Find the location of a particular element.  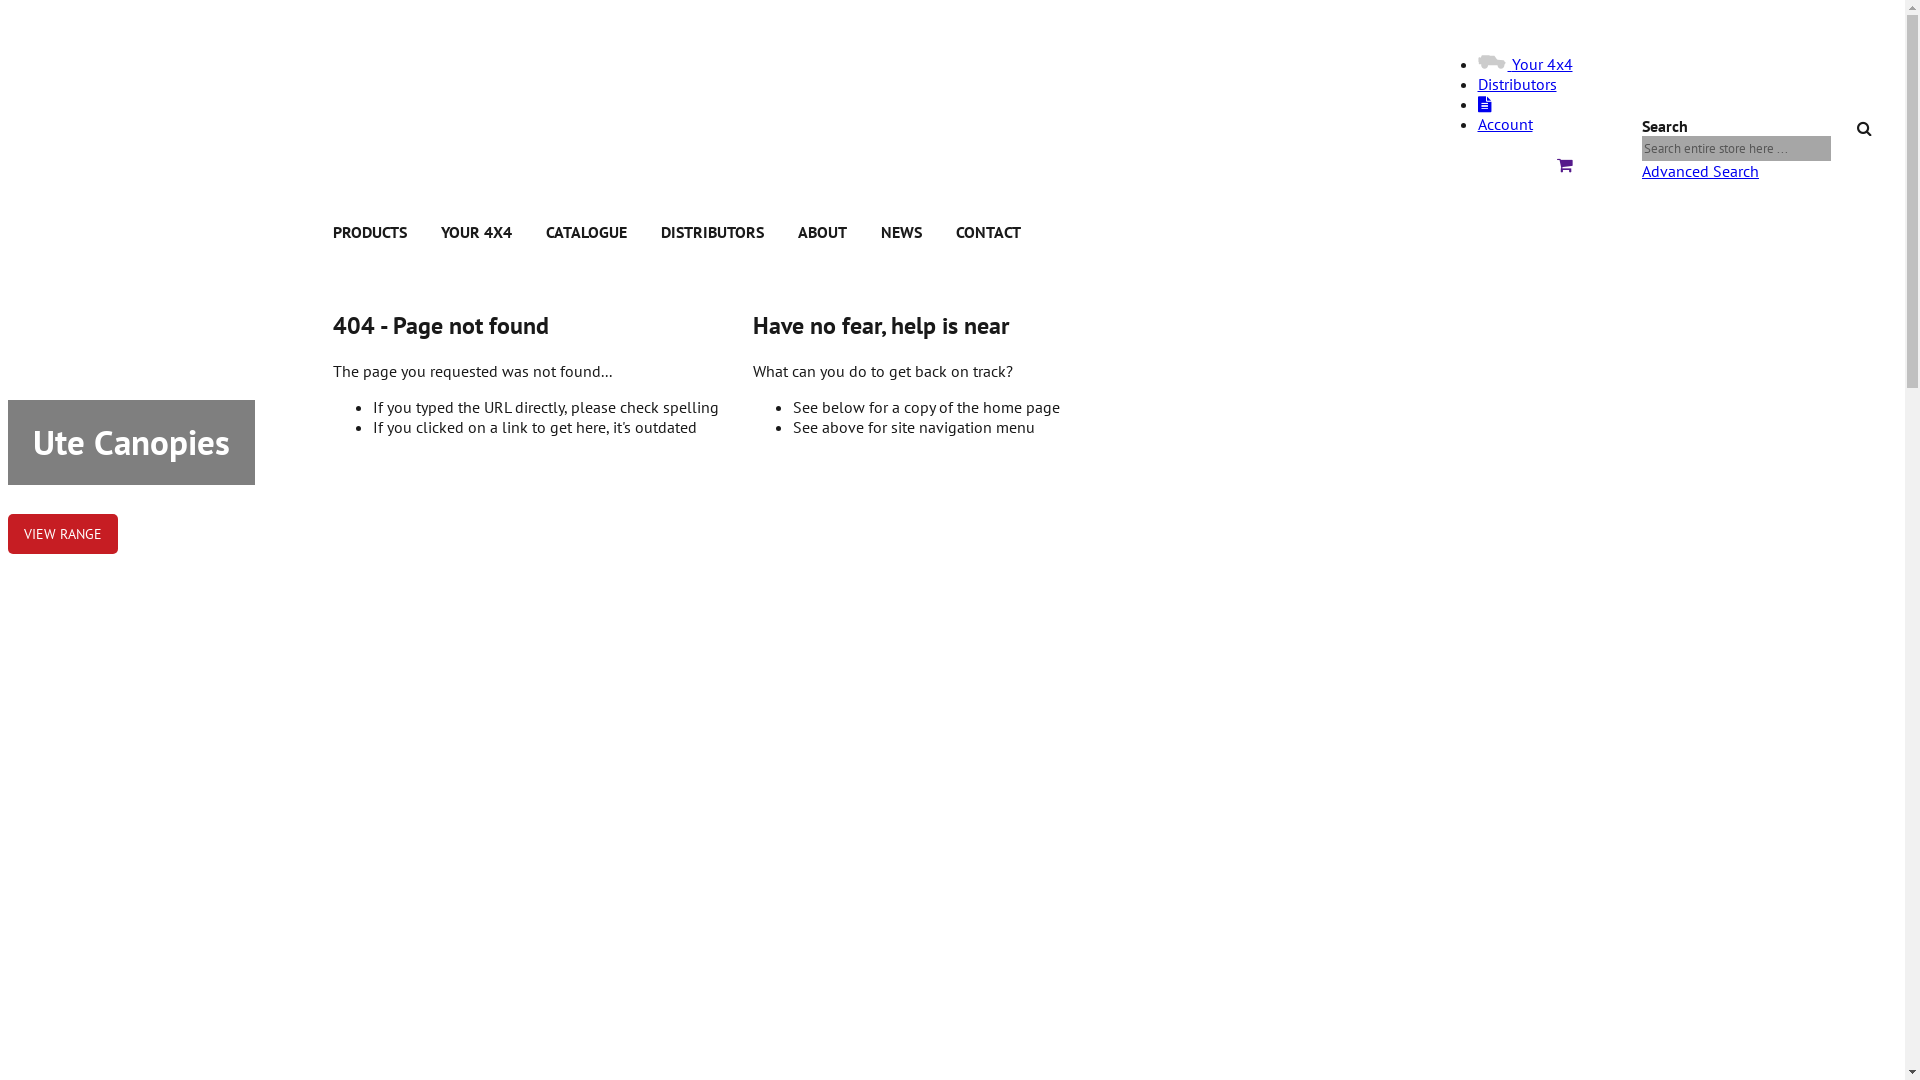

'Your 4x4' is located at coordinates (1524, 63).